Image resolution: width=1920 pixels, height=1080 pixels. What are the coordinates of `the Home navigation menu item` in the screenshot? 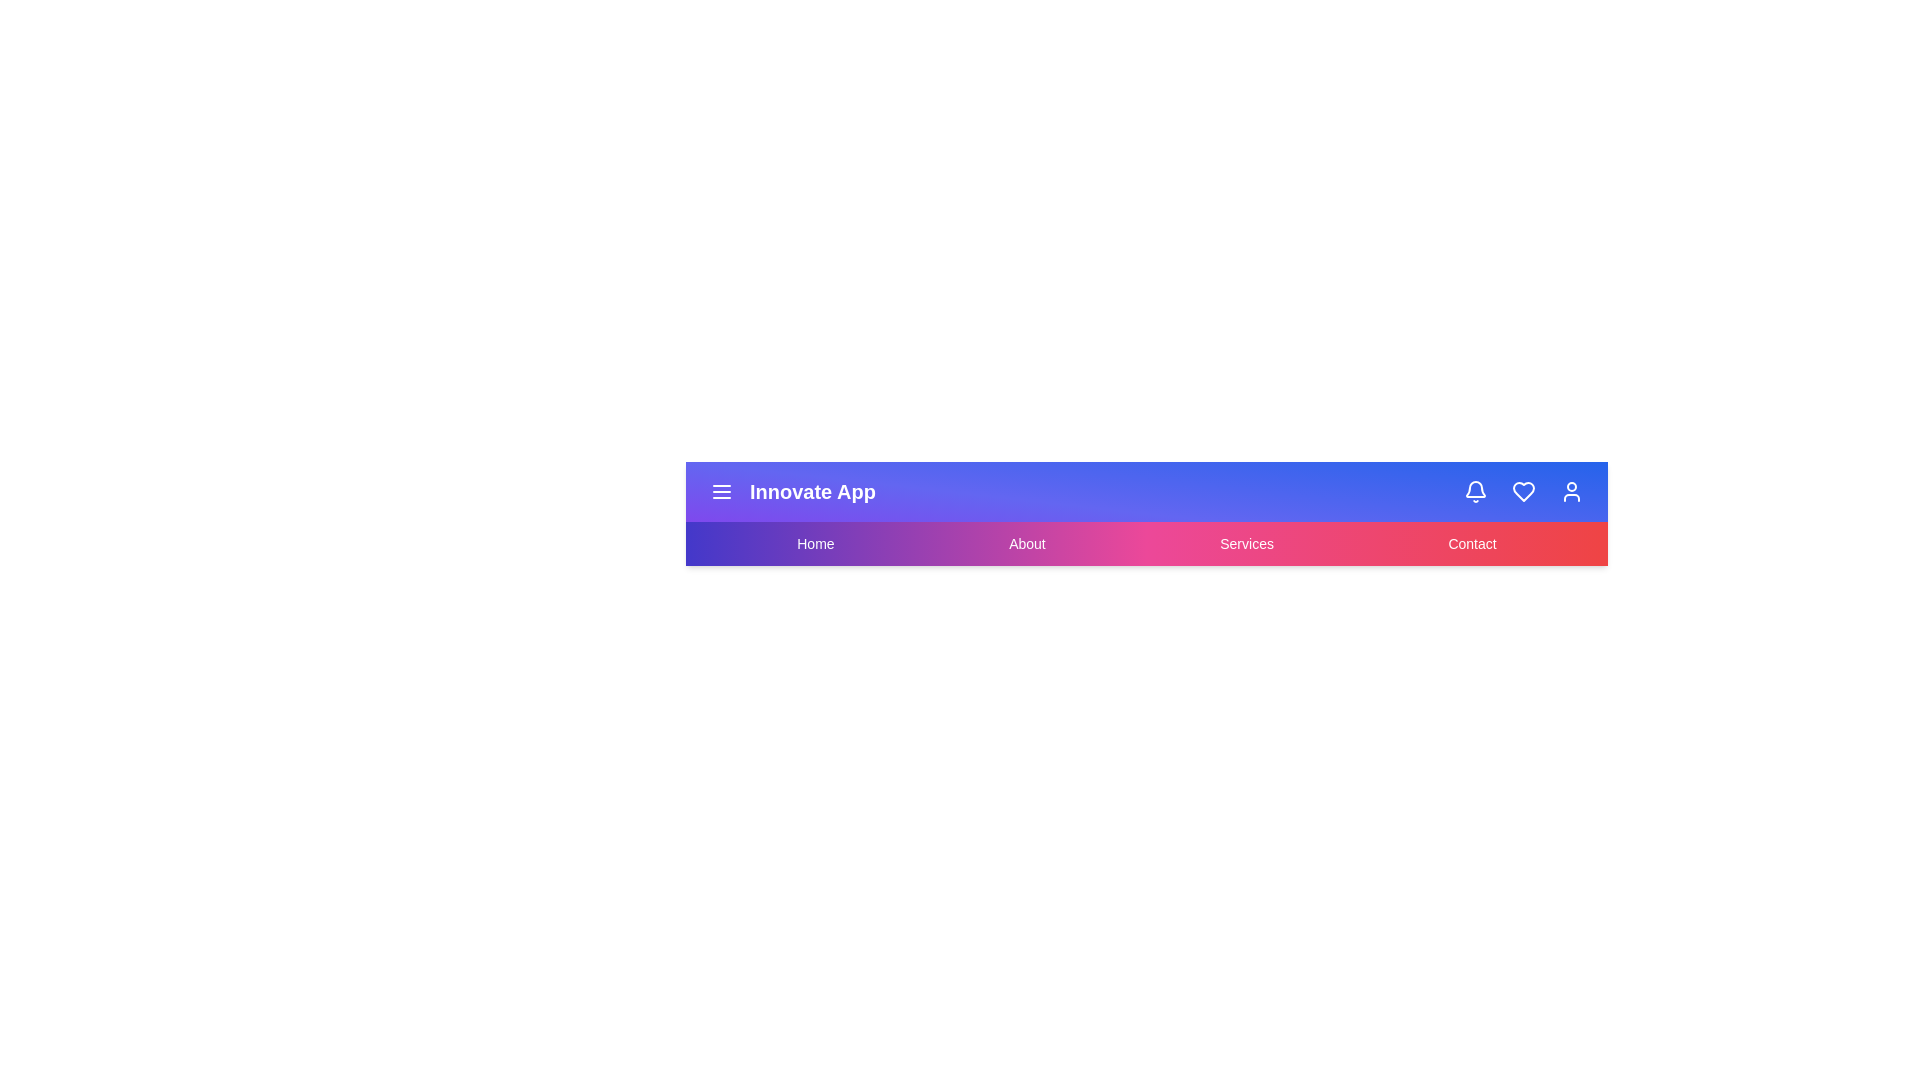 It's located at (816, 543).